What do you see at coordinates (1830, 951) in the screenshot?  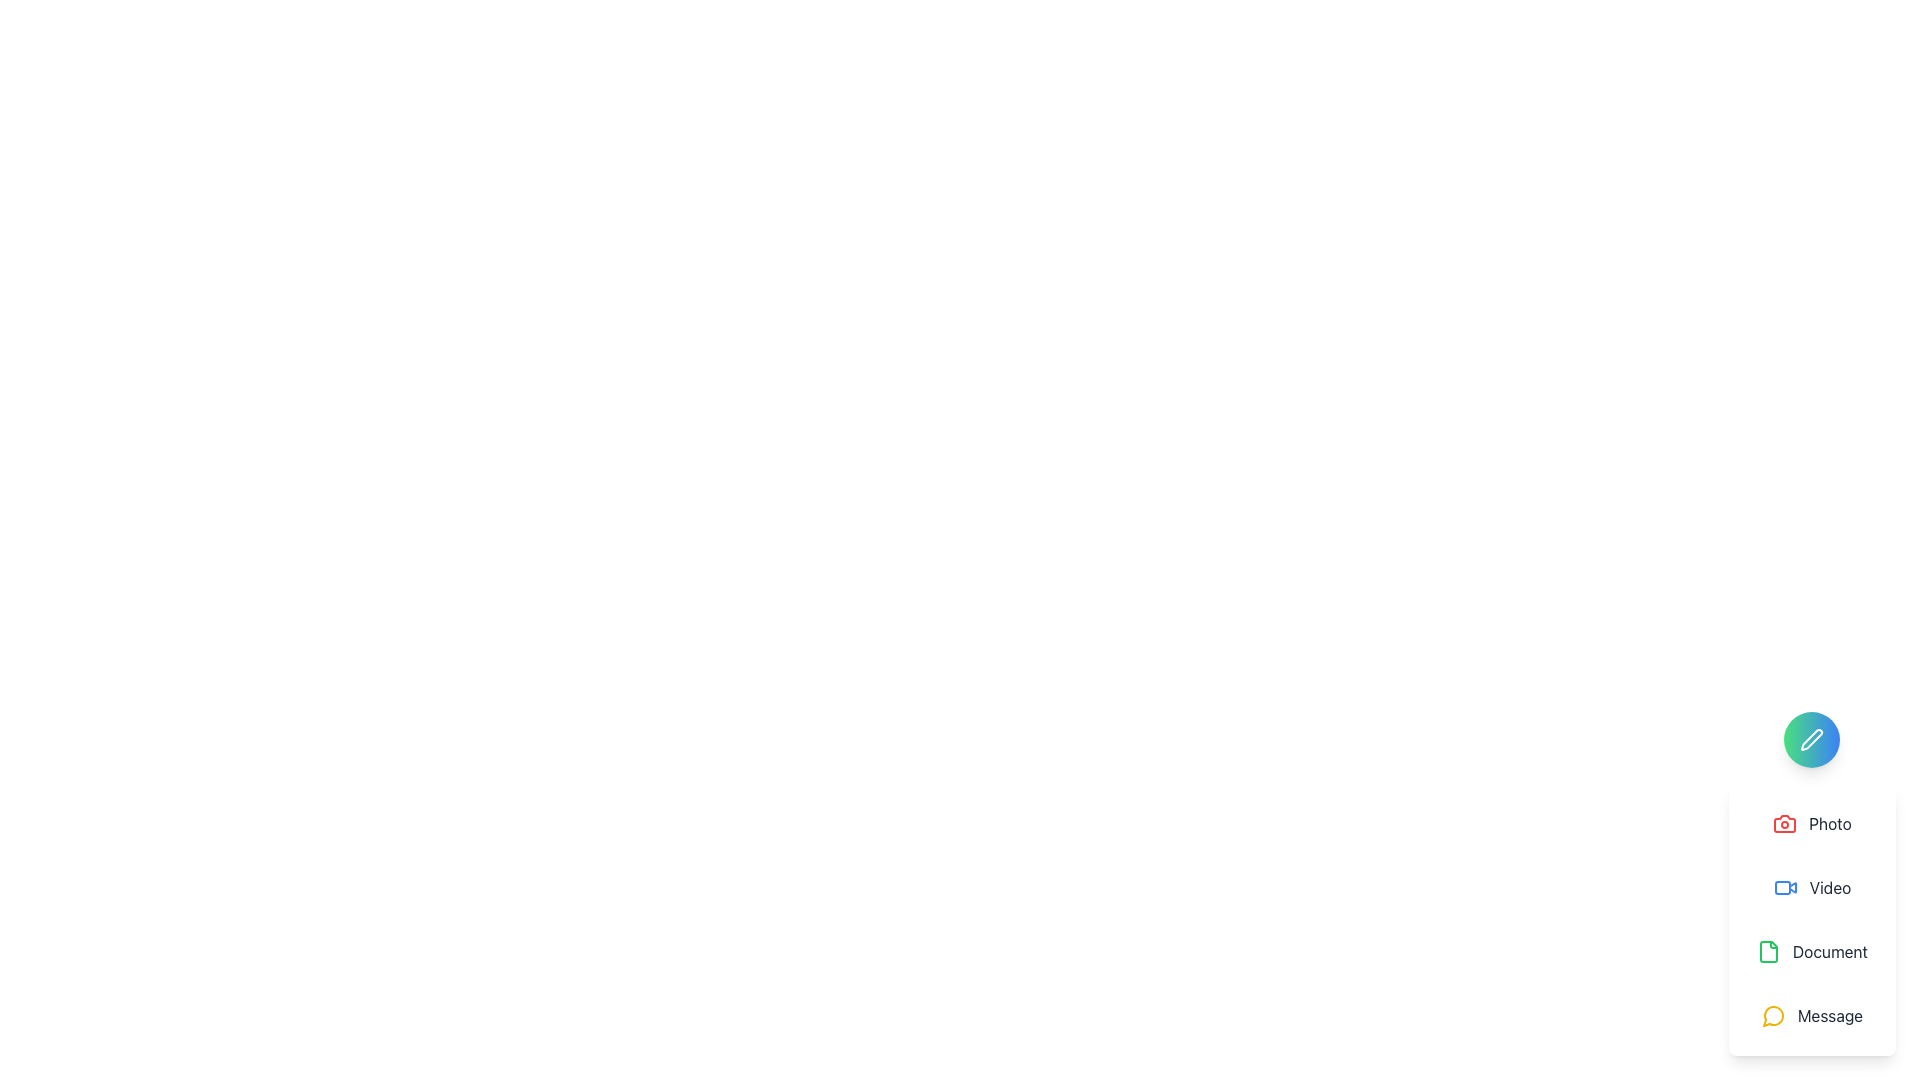 I see `the text label in the third position of the vertical stack in the right-side menu panel` at bounding box center [1830, 951].